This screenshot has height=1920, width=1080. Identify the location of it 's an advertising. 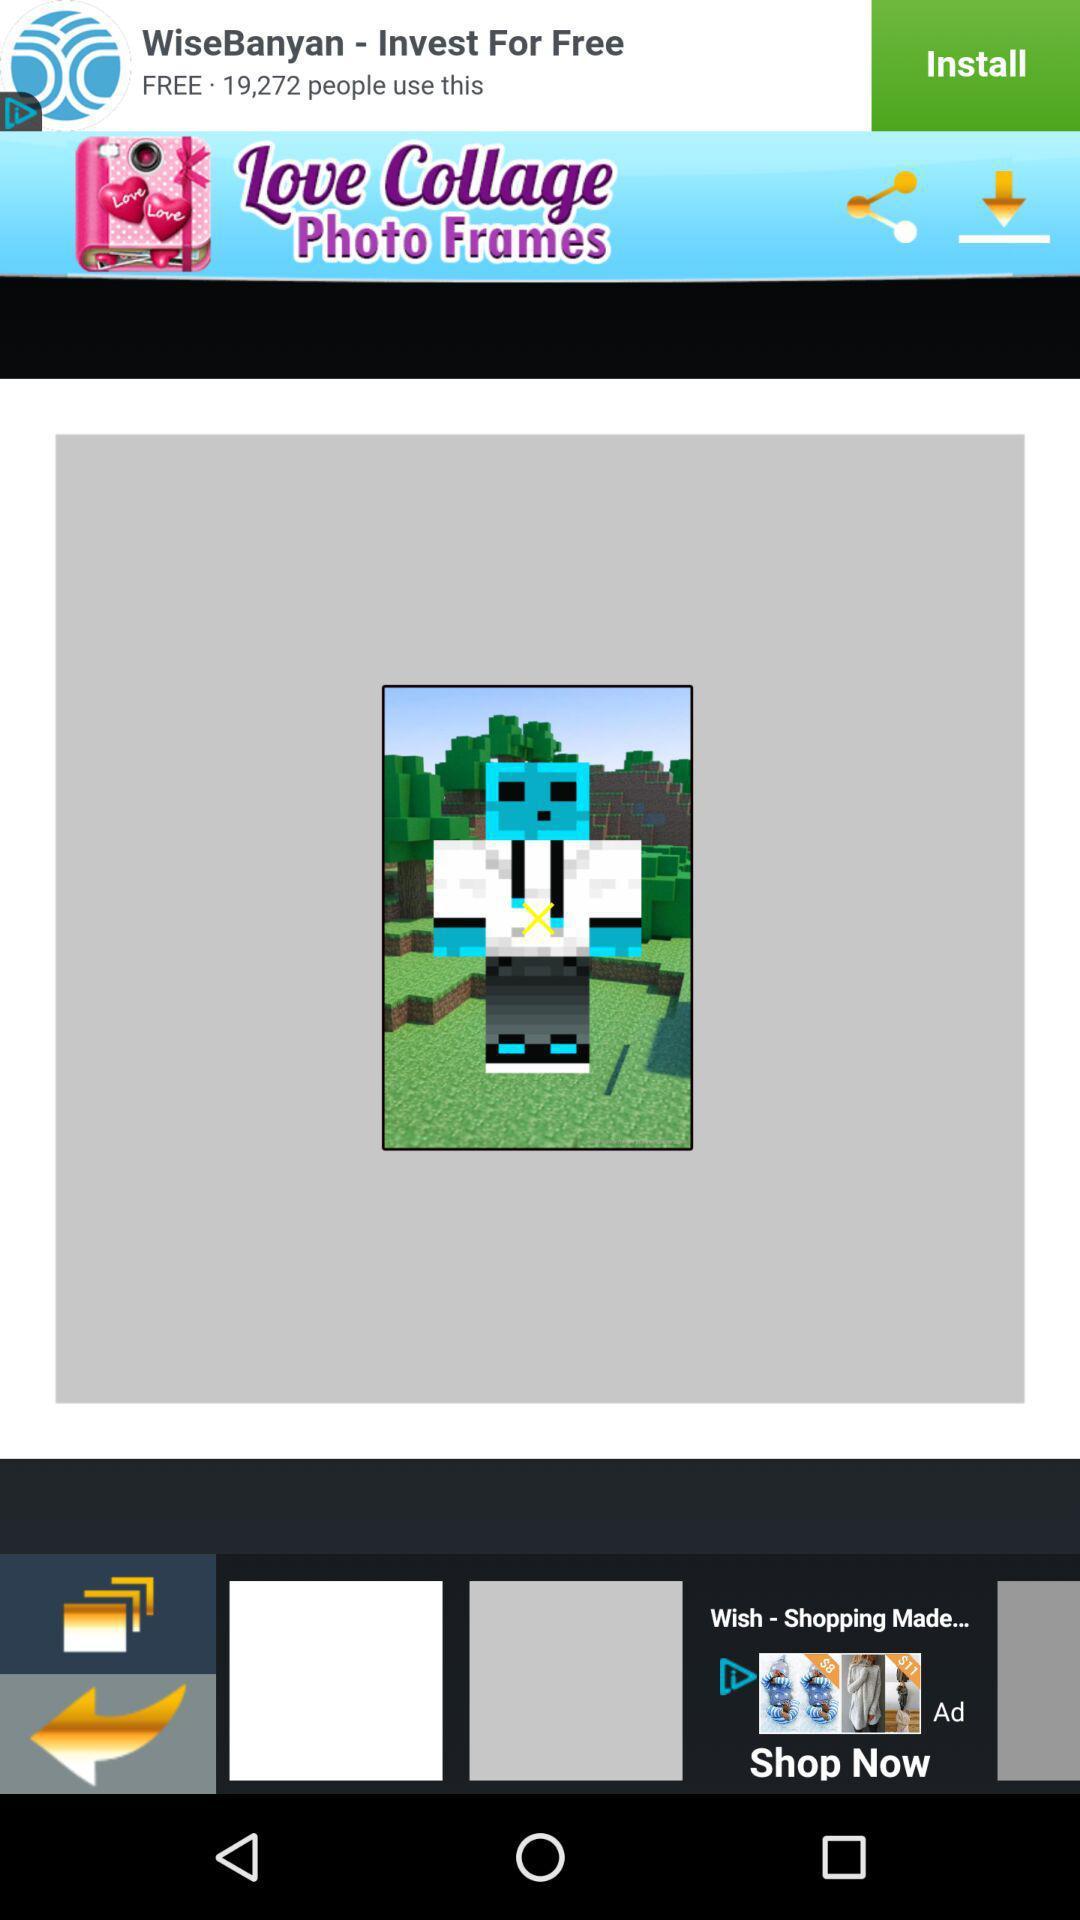
(540, 65).